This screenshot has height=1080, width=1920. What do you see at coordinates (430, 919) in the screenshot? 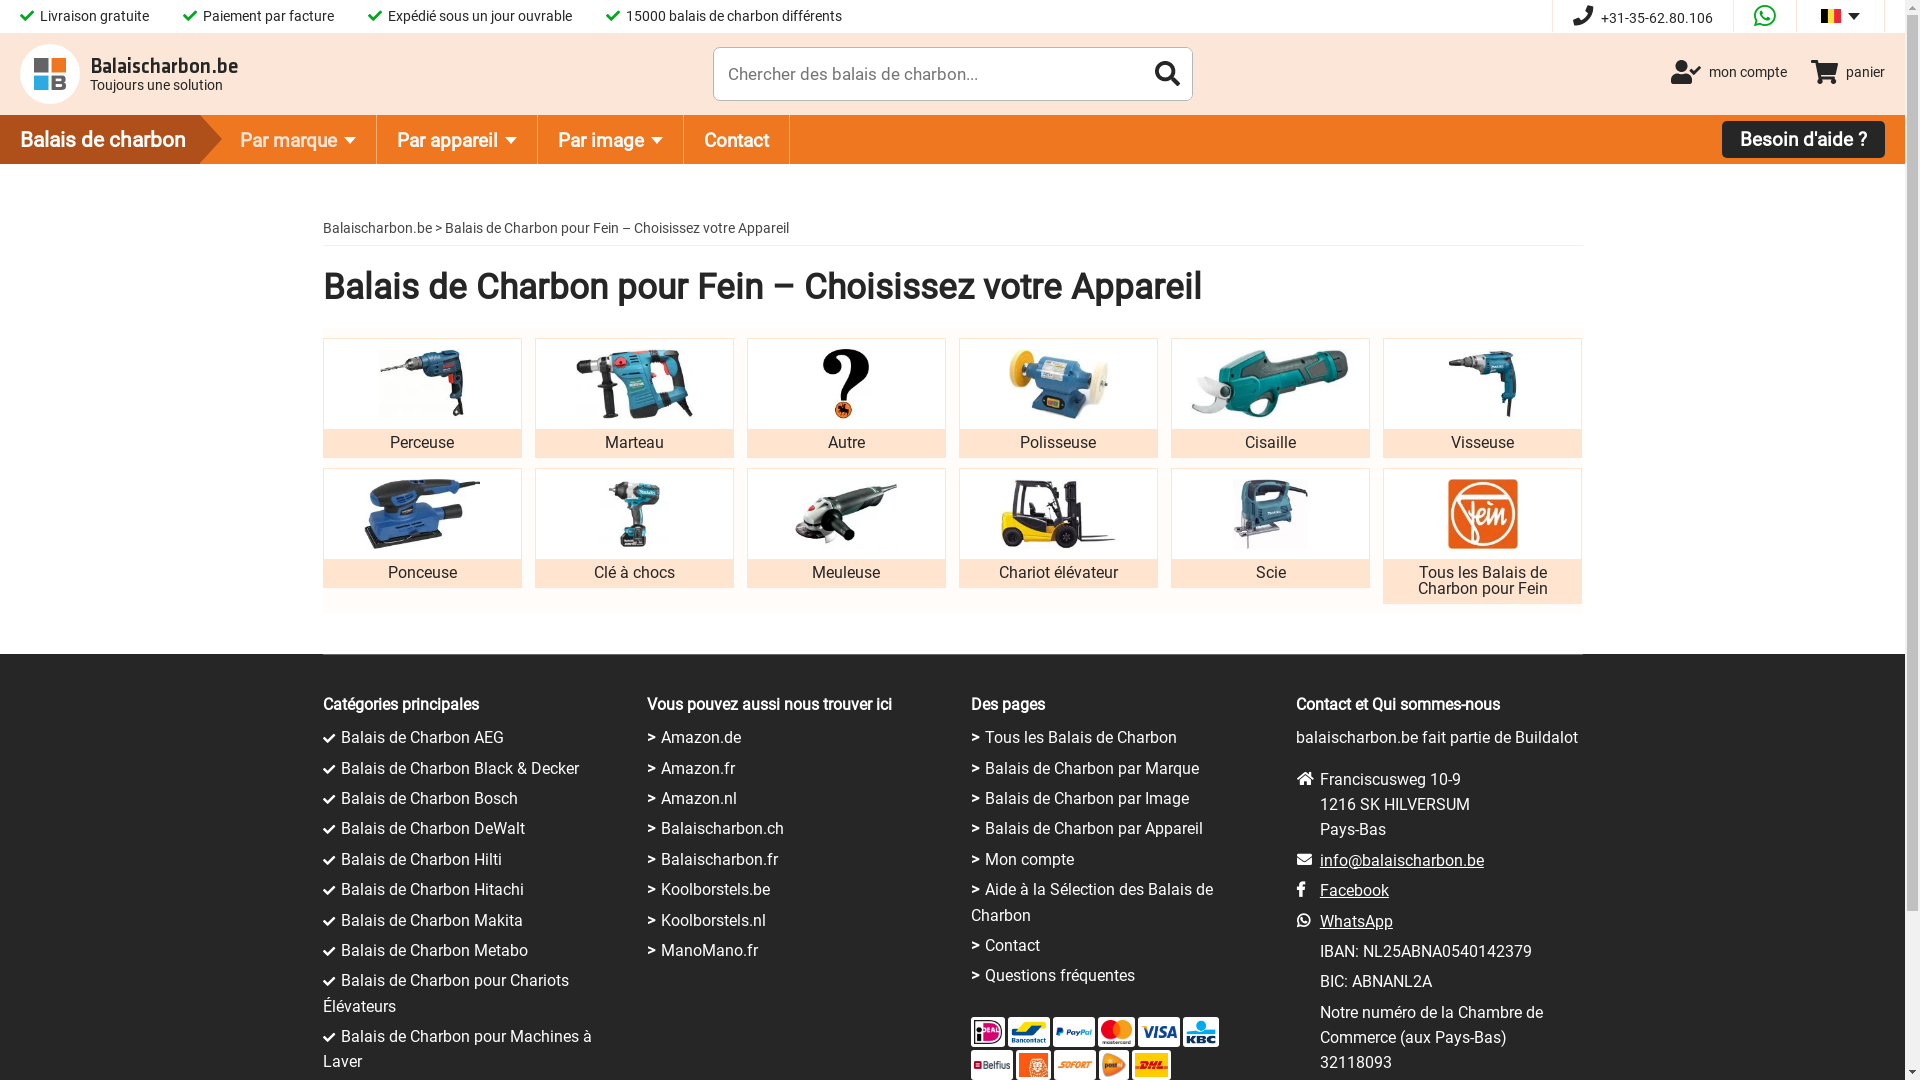
I see `'Balais de Charbon Makita'` at bounding box center [430, 919].